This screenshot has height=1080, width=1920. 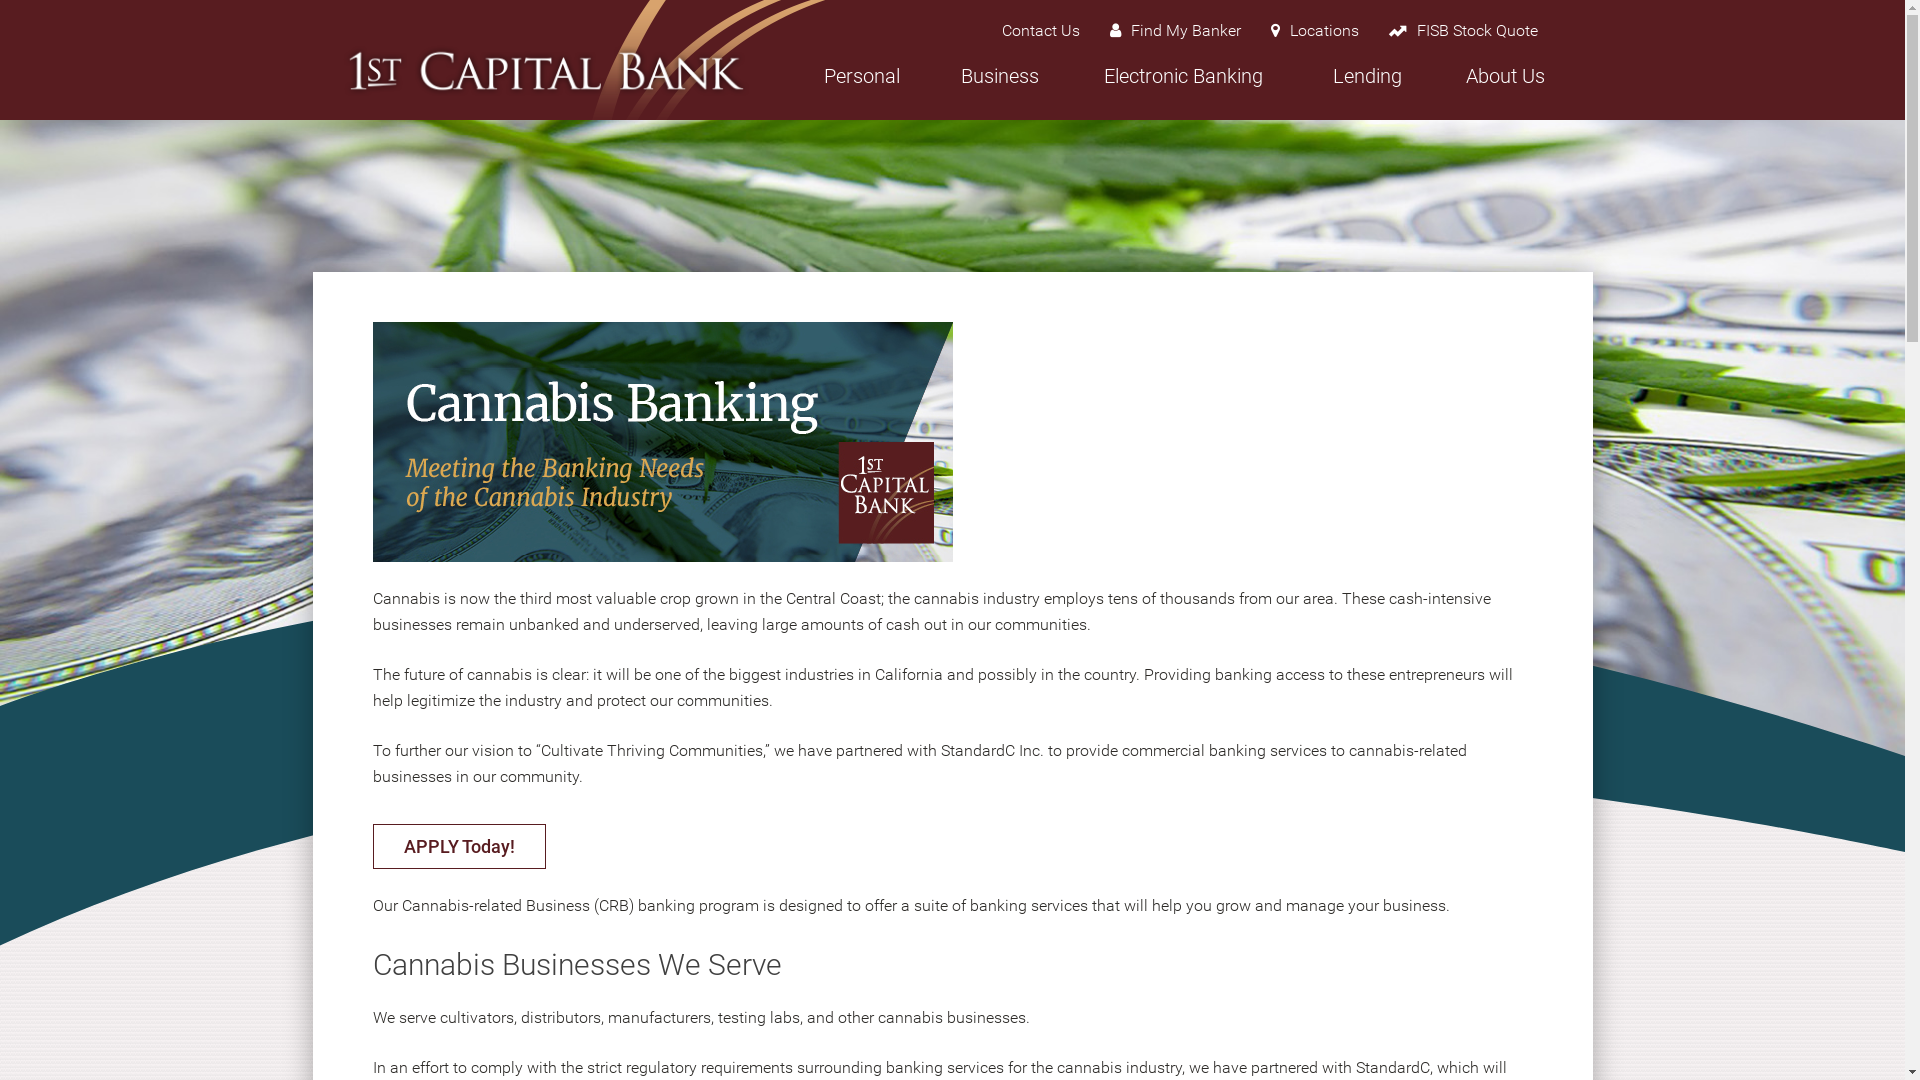 What do you see at coordinates (1040, 30) in the screenshot?
I see `'Contact Us'` at bounding box center [1040, 30].